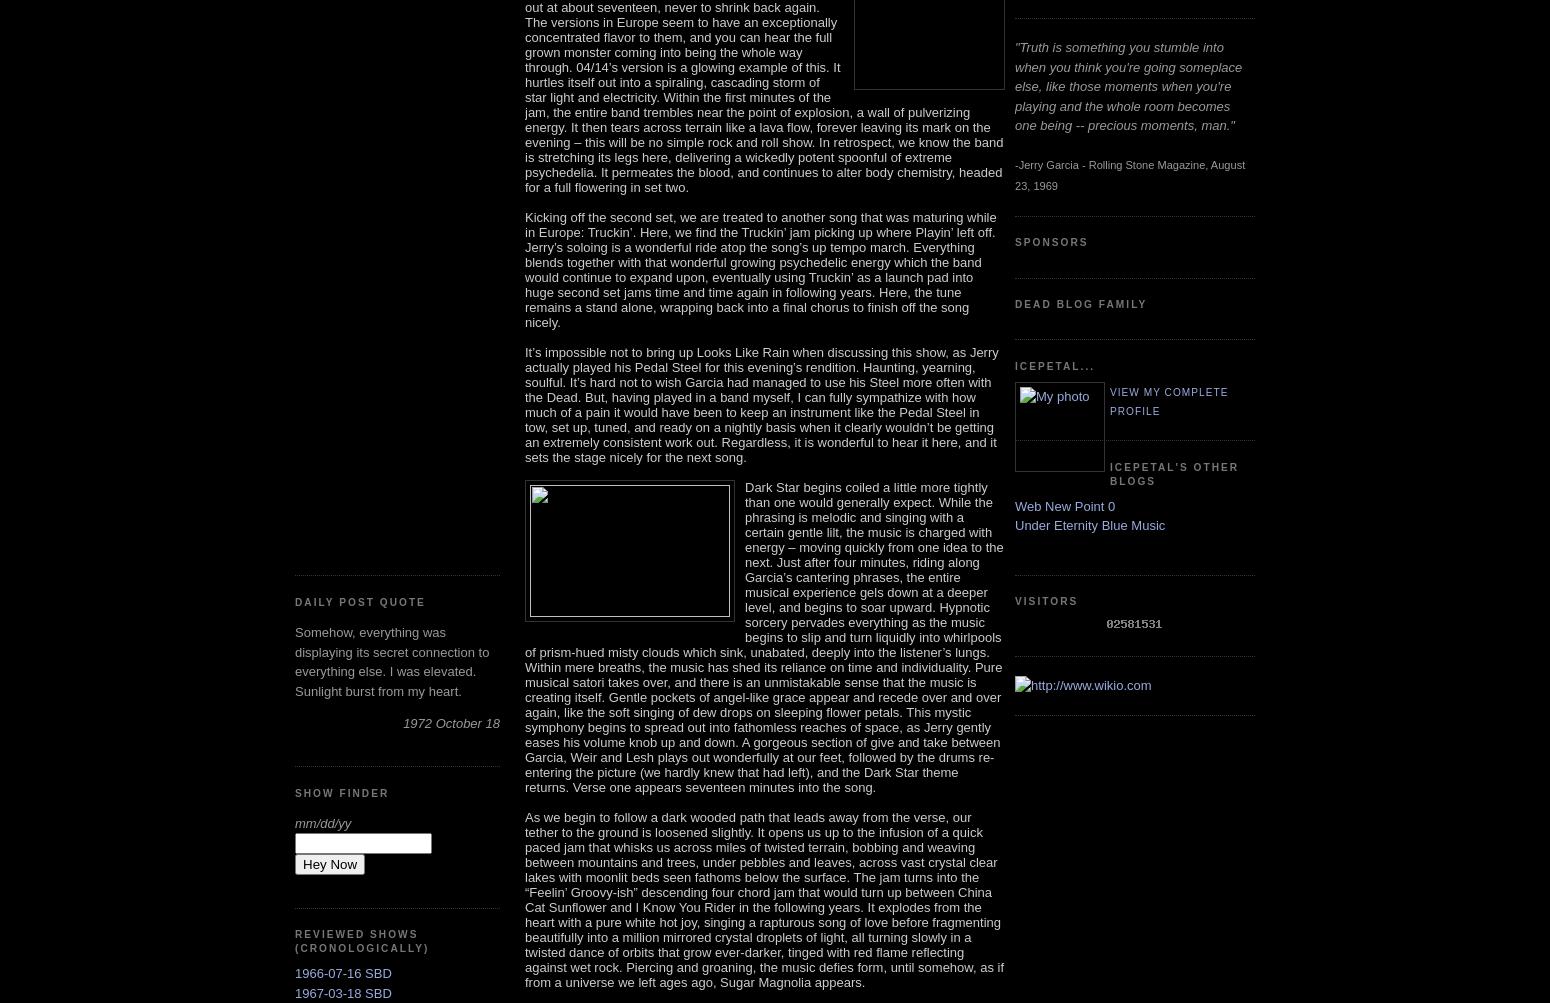 The image size is (1550, 1003). Describe the element at coordinates (1169, 400) in the screenshot. I see `'View my complete profile'` at that location.